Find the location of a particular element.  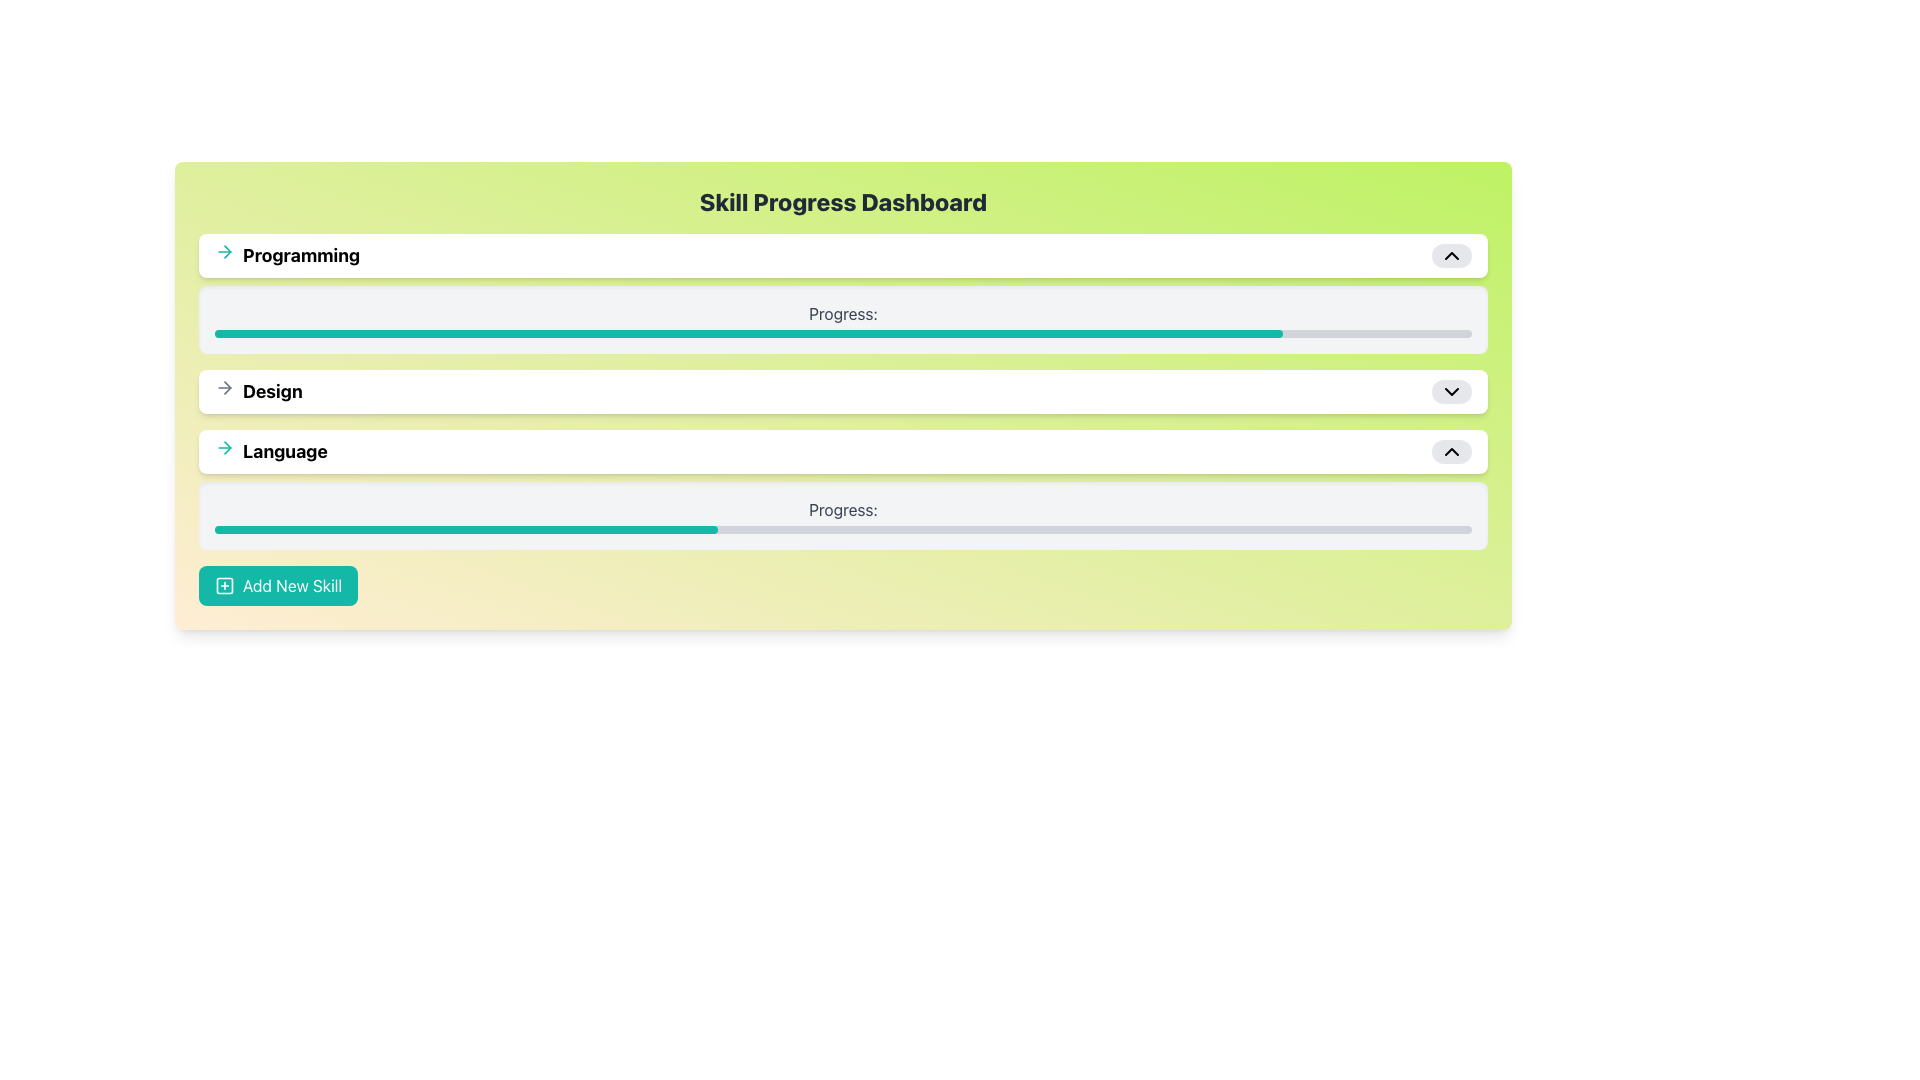

the rightward arrow icon styled in teal with a thin outline, located to the left of the 'Language' label is located at coordinates (225, 446).